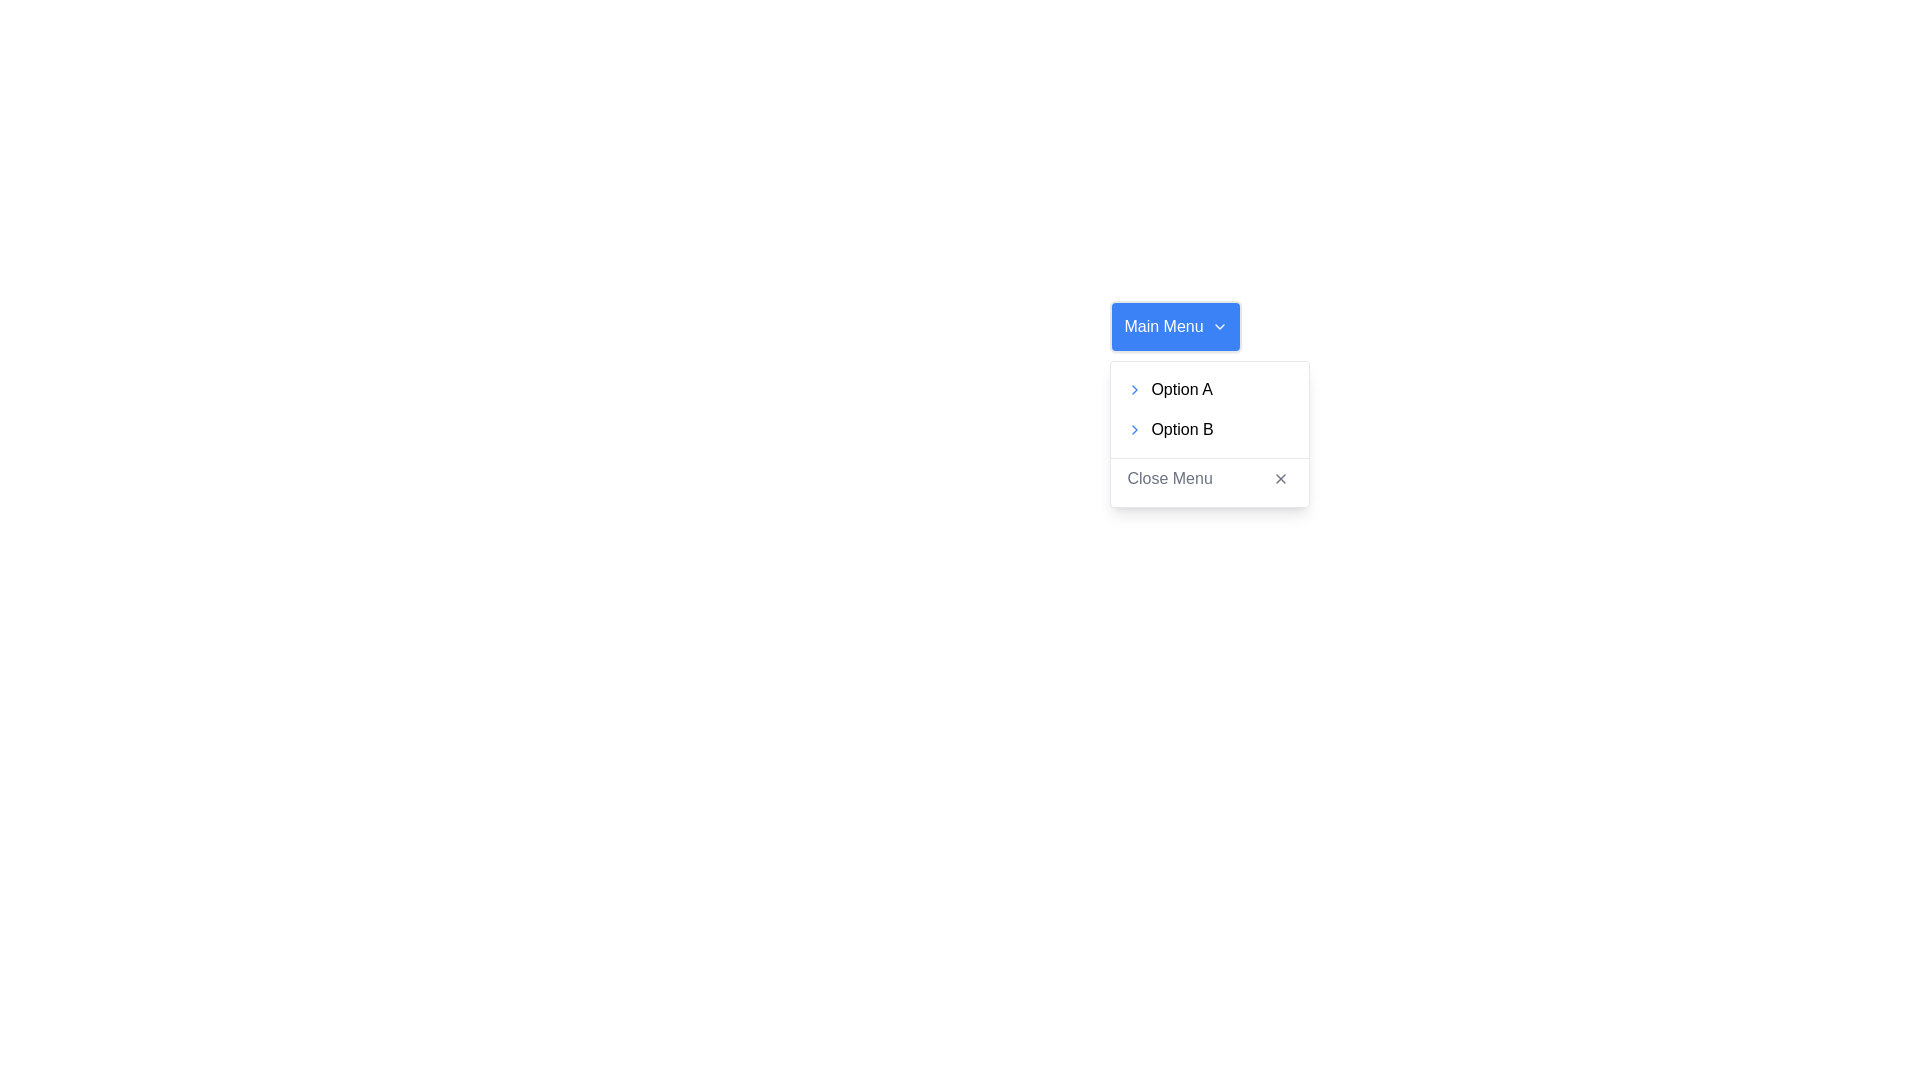  What do you see at coordinates (1281, 478) in the screenshot?
I see `the 'X' icon in the bottom-right corner of the dropdown menu` at bounding box center [1281, 478].